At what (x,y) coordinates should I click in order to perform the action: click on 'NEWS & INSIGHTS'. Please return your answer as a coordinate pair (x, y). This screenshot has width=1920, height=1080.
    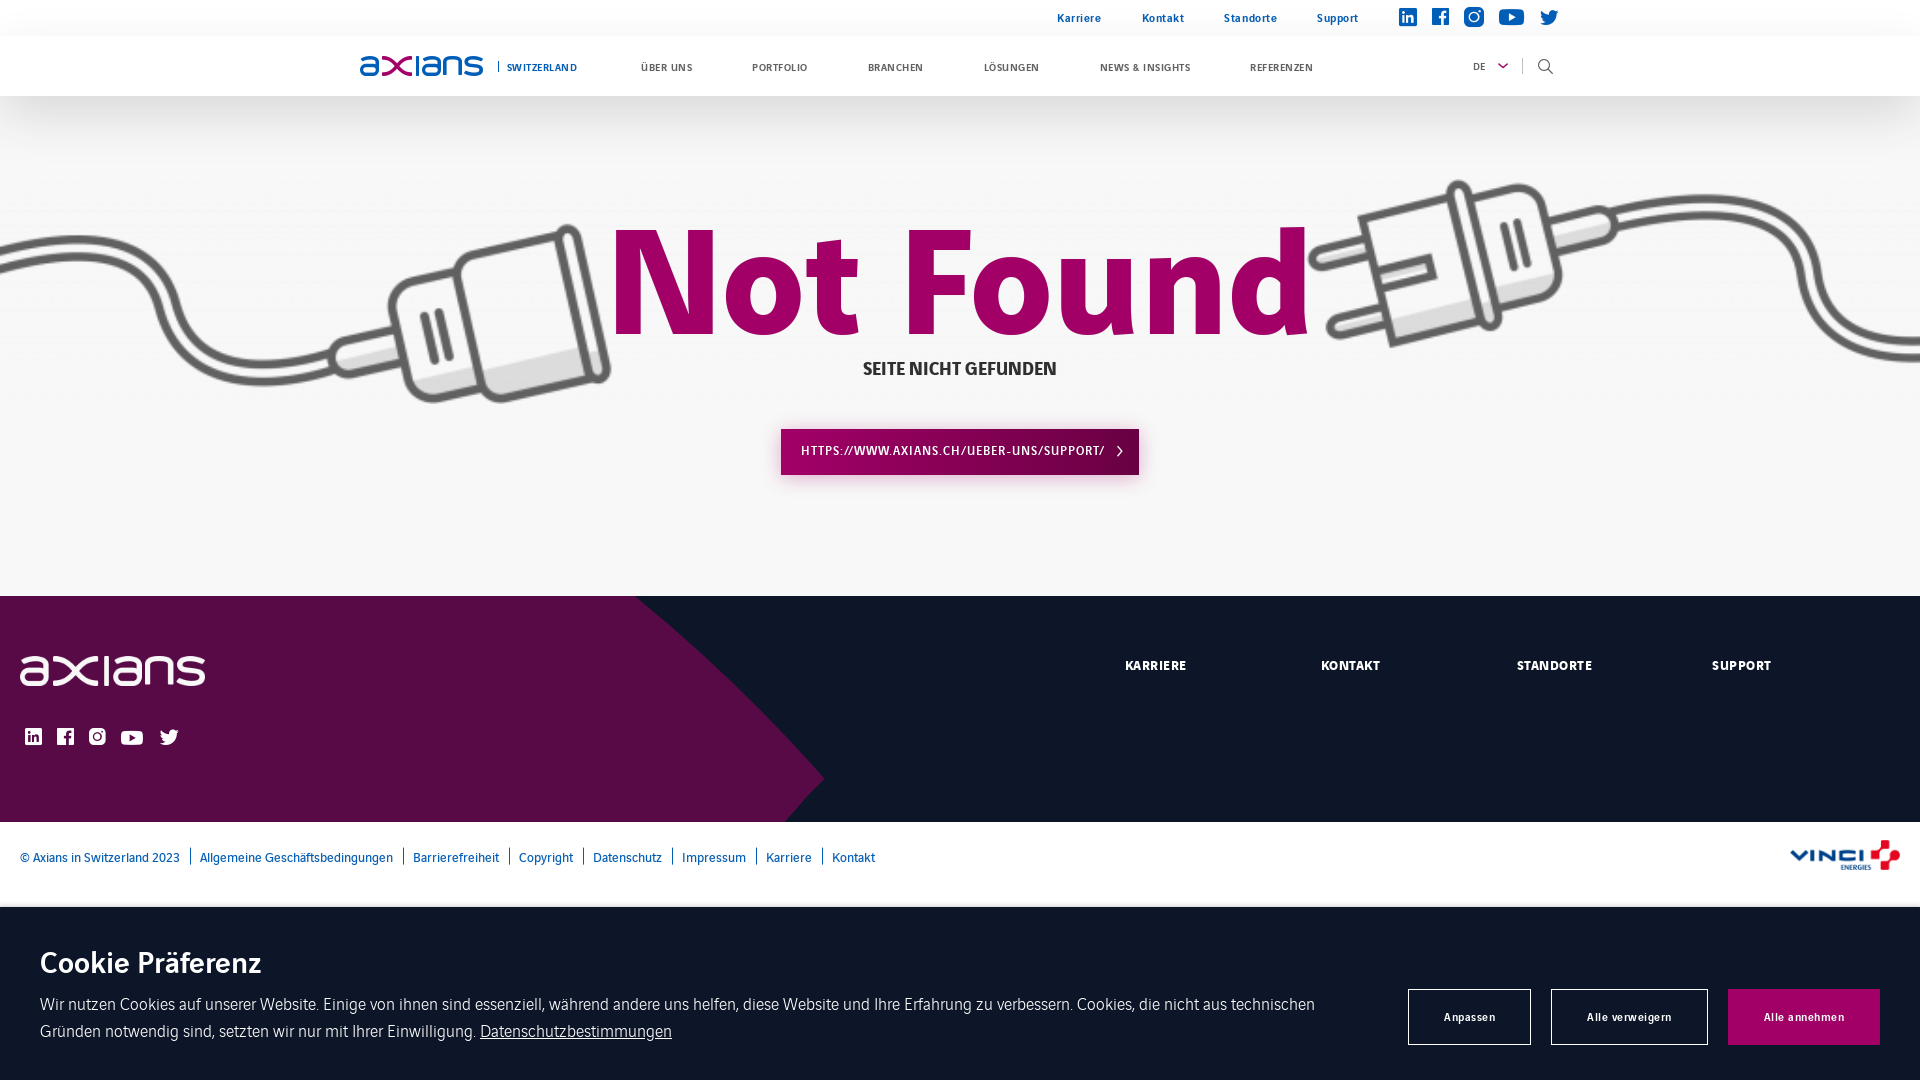
    Looking at the image, I should click on (1145, 64).